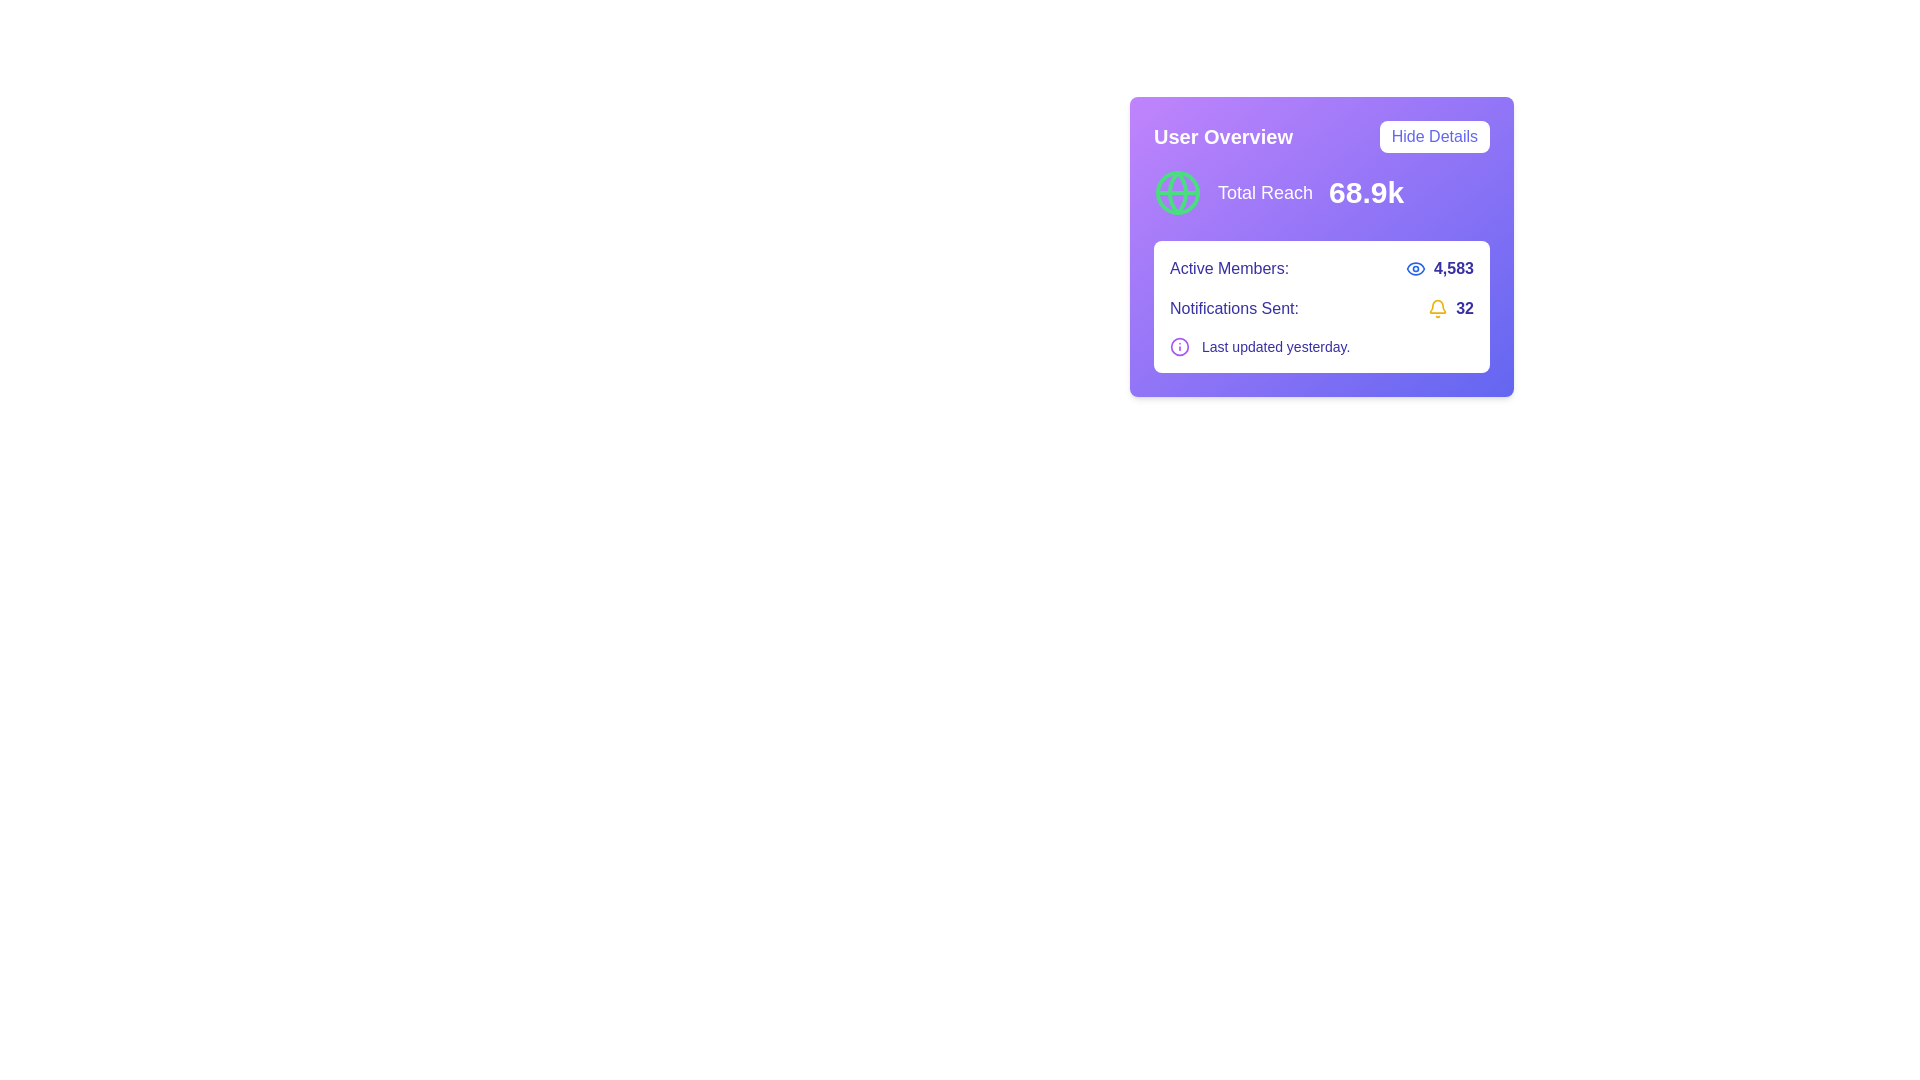  I want to click on the 'Notifications Sent:' label, which is styled in a clean sans-serif font on a purple-themed rectangular card, located within the 'User Overview' card, to the left of the icon and the numeric value '32', so click(1233, 308).